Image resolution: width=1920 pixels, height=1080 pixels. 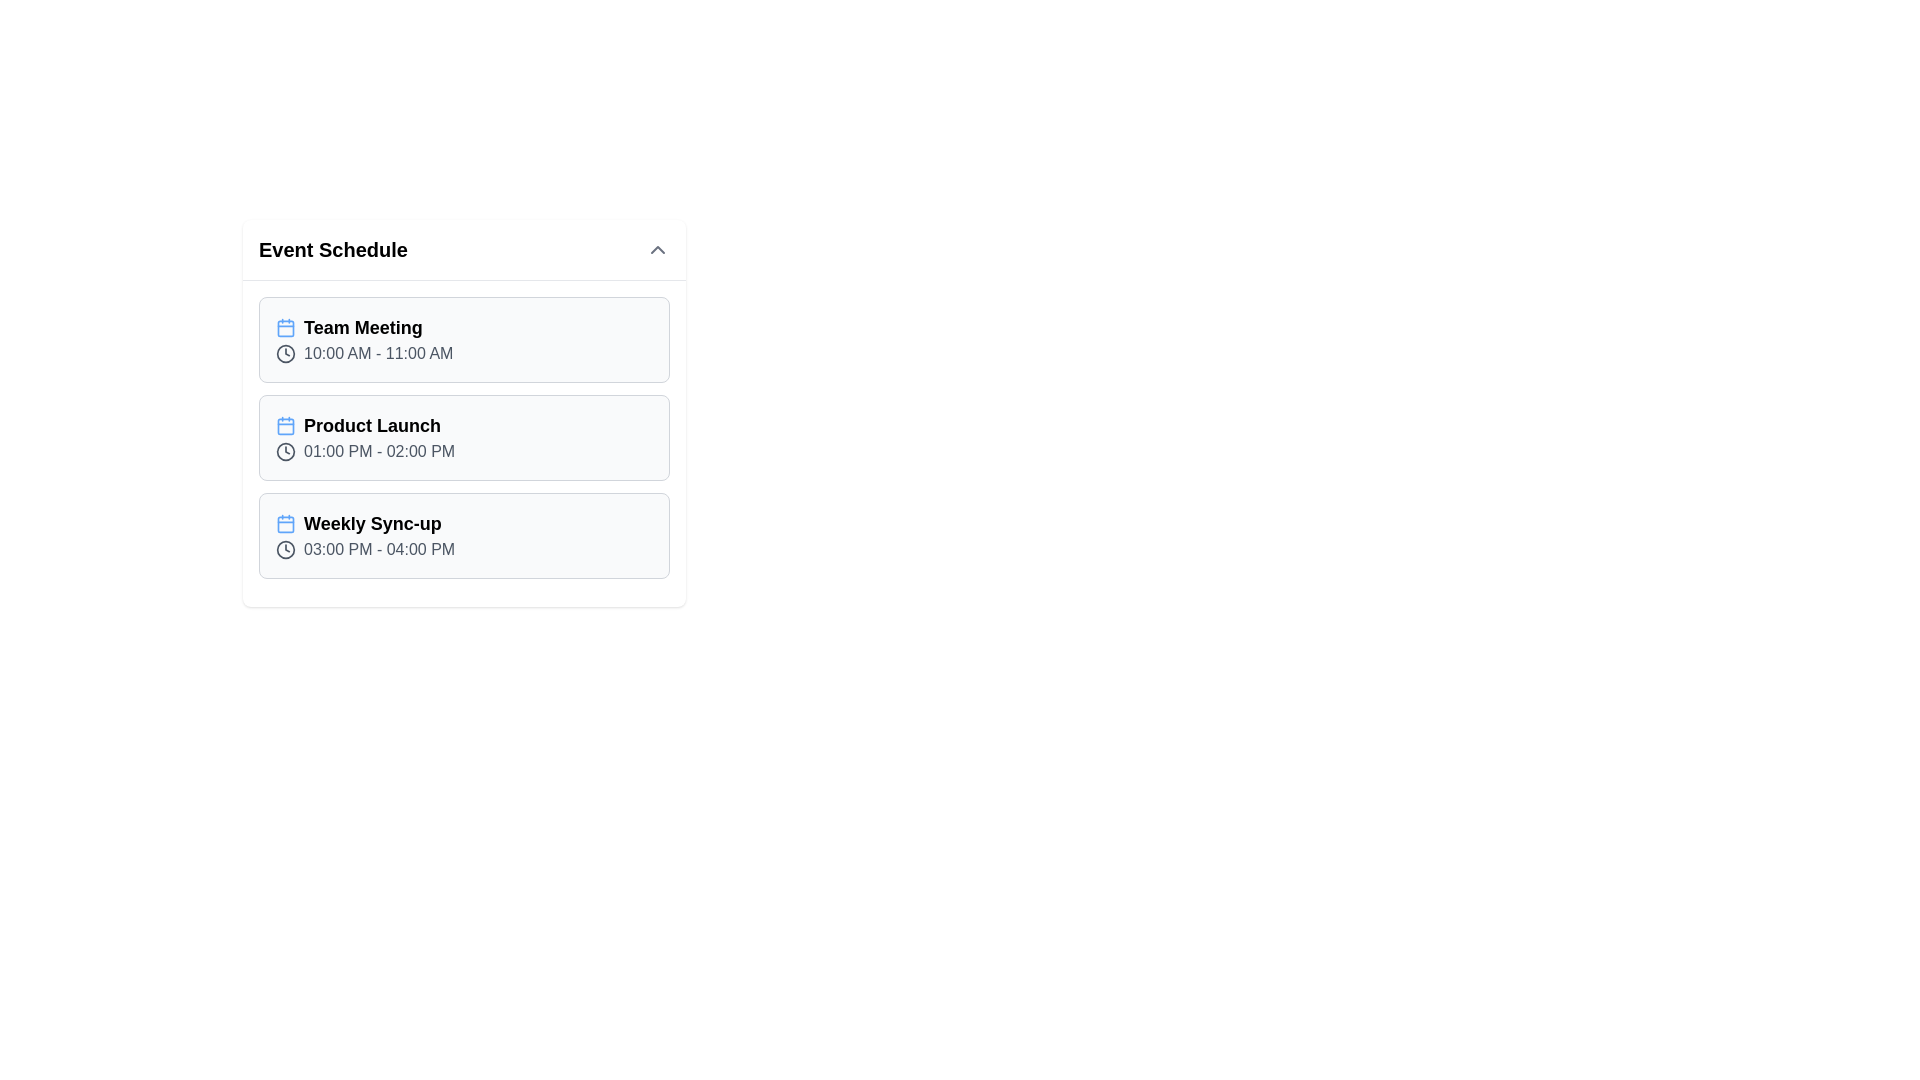 I want to click on the event schedule icon representing the 'Team Meeting' event, so click(x=285, y=326).